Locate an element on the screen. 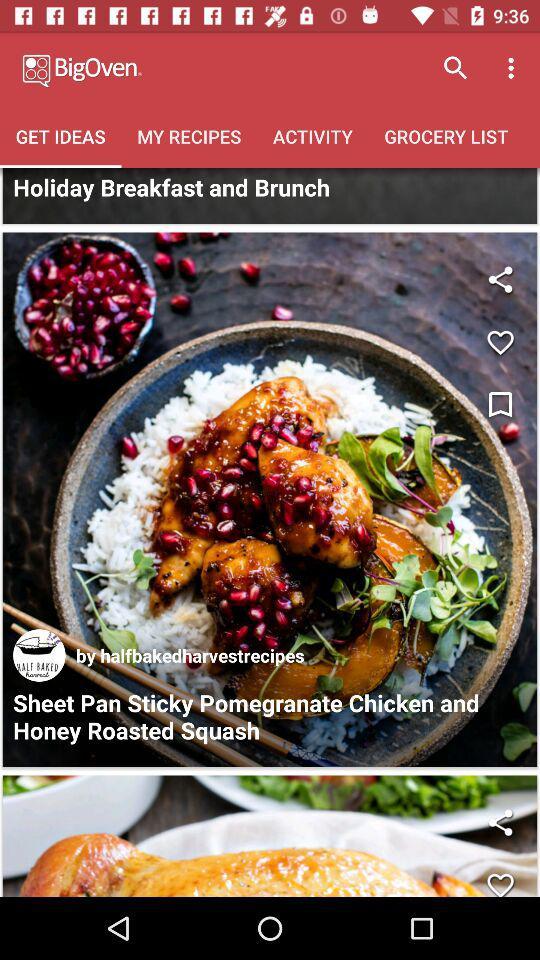 This screenshot has width=540, height=960. recipe is located at coordinates (270, 498).